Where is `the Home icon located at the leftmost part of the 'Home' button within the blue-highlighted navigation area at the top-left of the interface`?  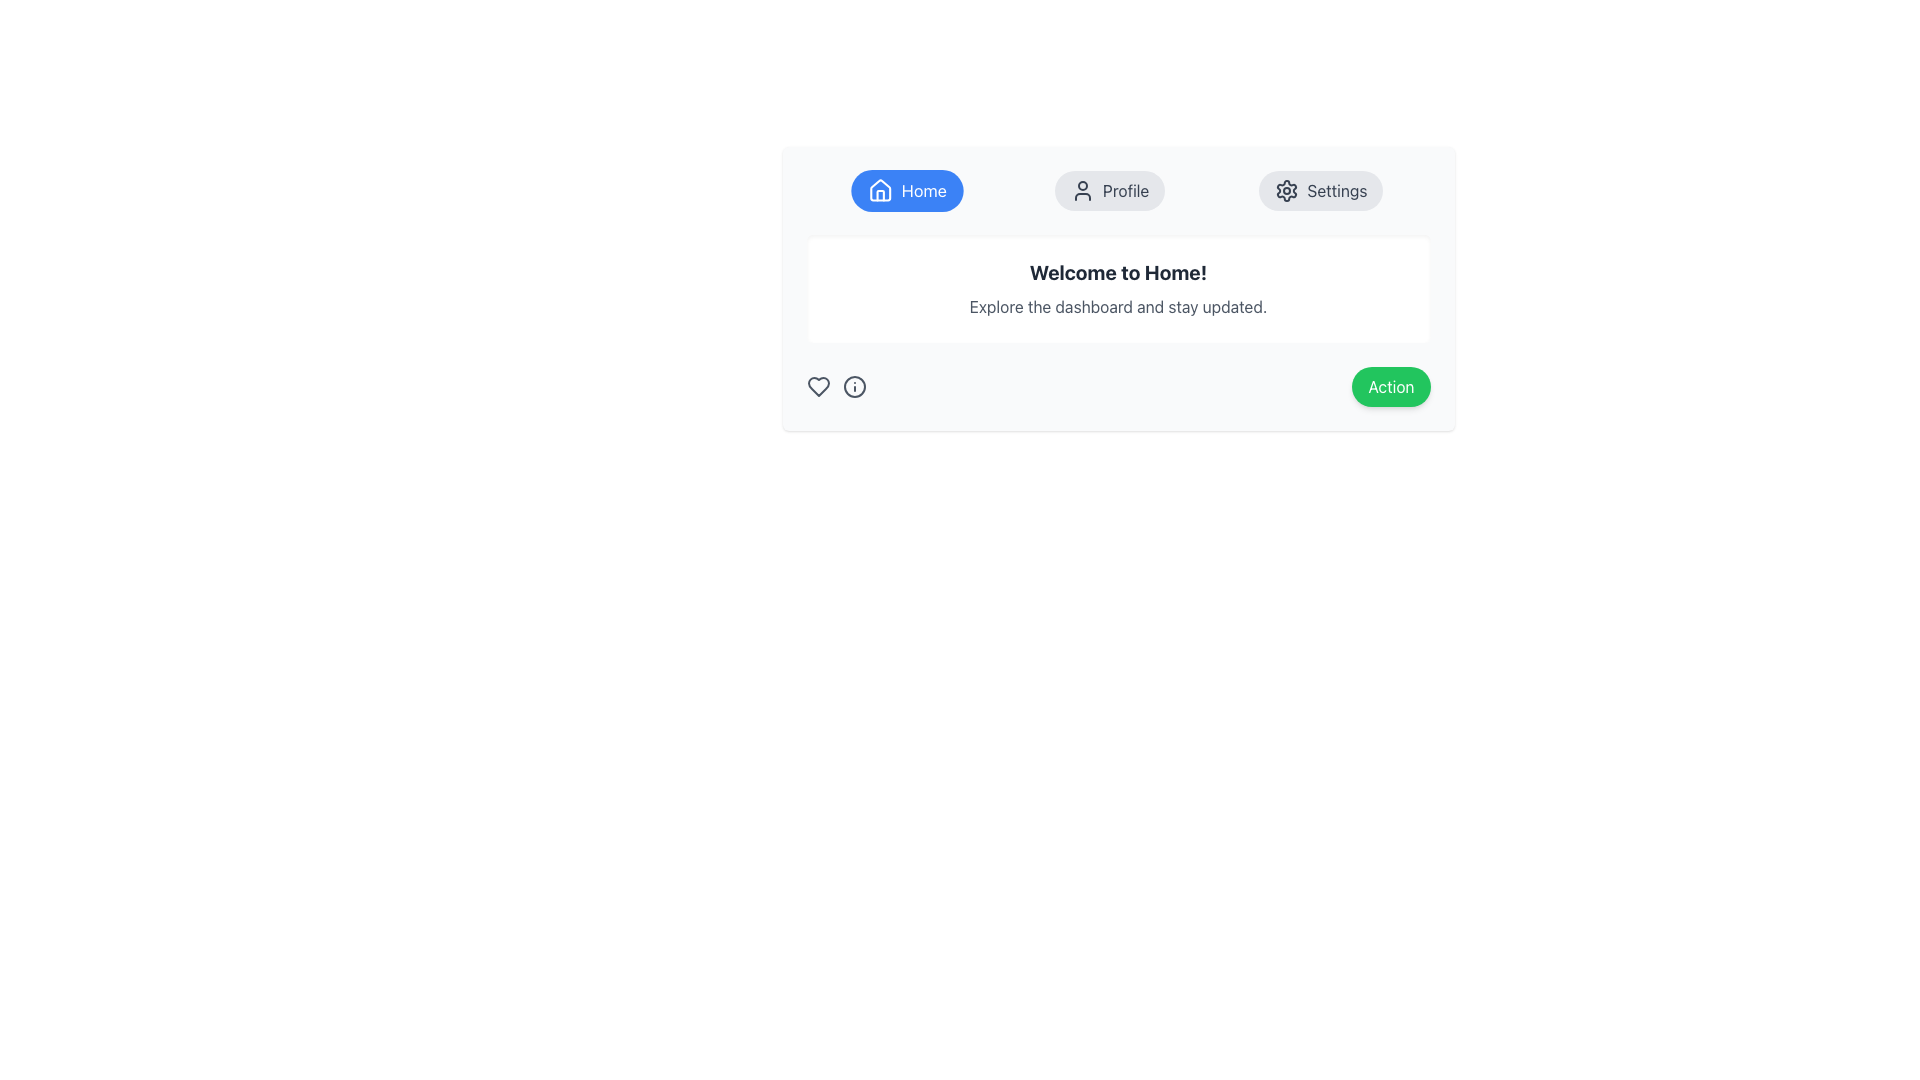
the Home icon located at the leftmost part of the 'Home' button within the blue-highlighted navigation area at the top-left of the interface is located at coordinates (880, 191).